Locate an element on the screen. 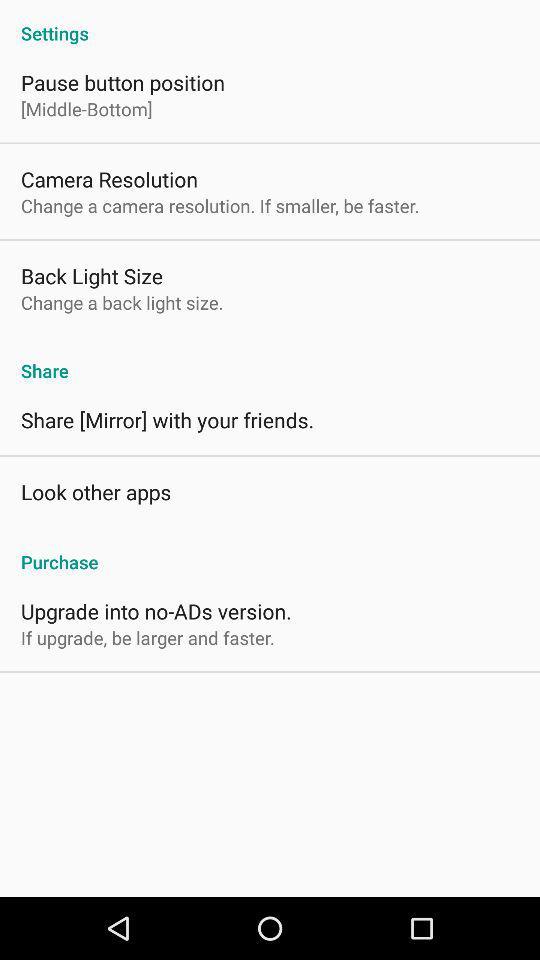 The width and height of the screenshot is (540, 960). the item below share mirror with item is located at coordinates (95, 490).